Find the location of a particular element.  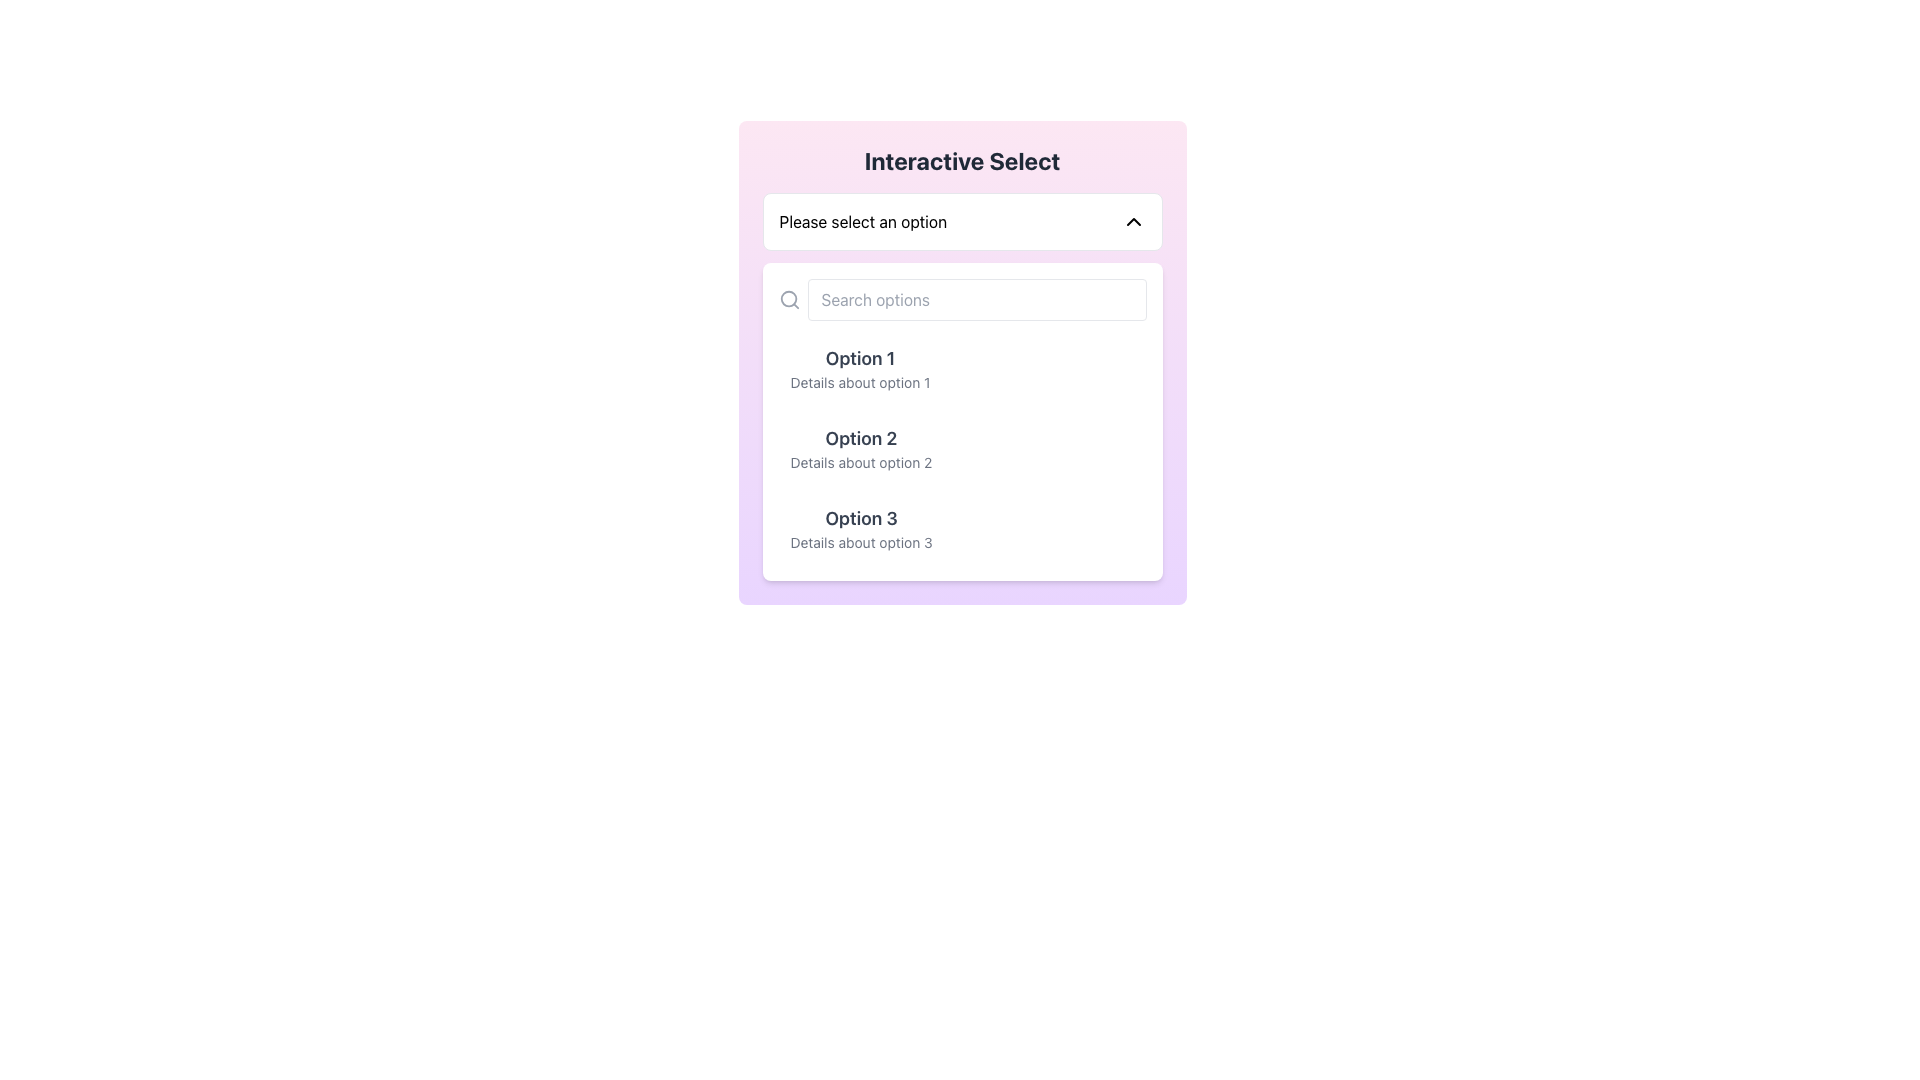

the horizontal search bar input field with the placeholder 'Search options' to focus it is located at coordinates (962, 300).